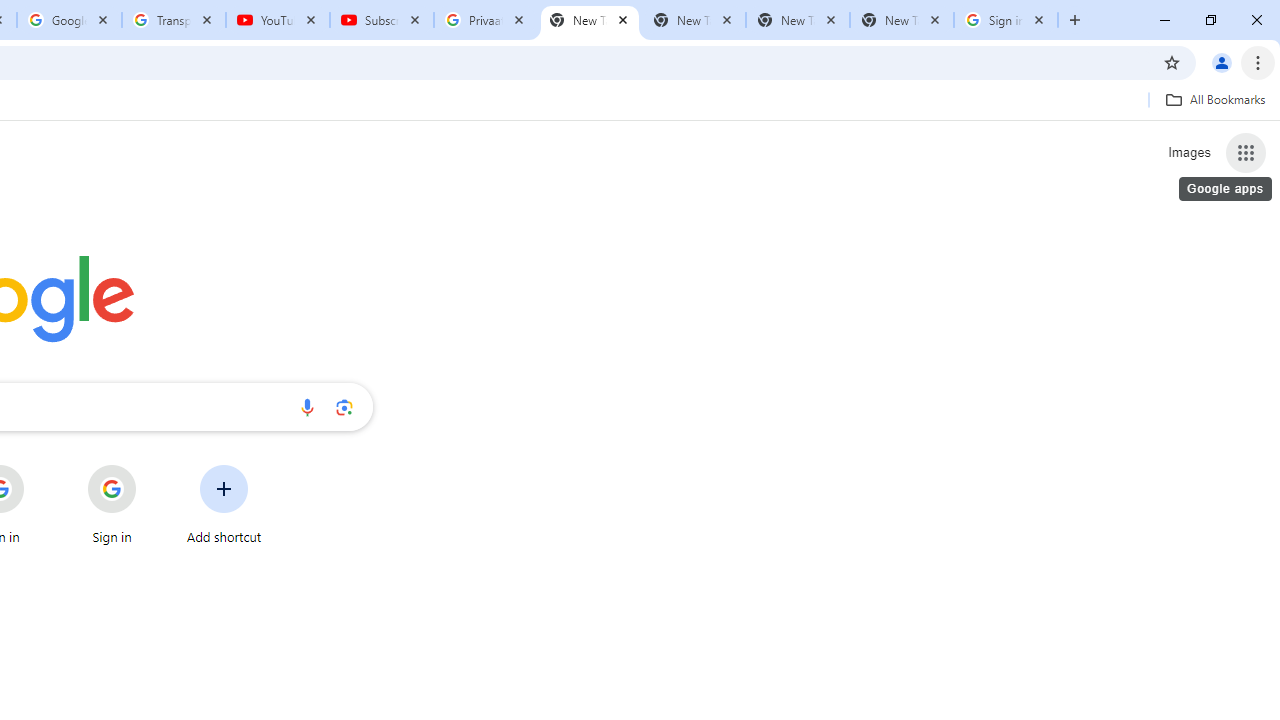 This screenshot has height=720, width=1280. I want to click on 'YouTube', so click(277, 20).